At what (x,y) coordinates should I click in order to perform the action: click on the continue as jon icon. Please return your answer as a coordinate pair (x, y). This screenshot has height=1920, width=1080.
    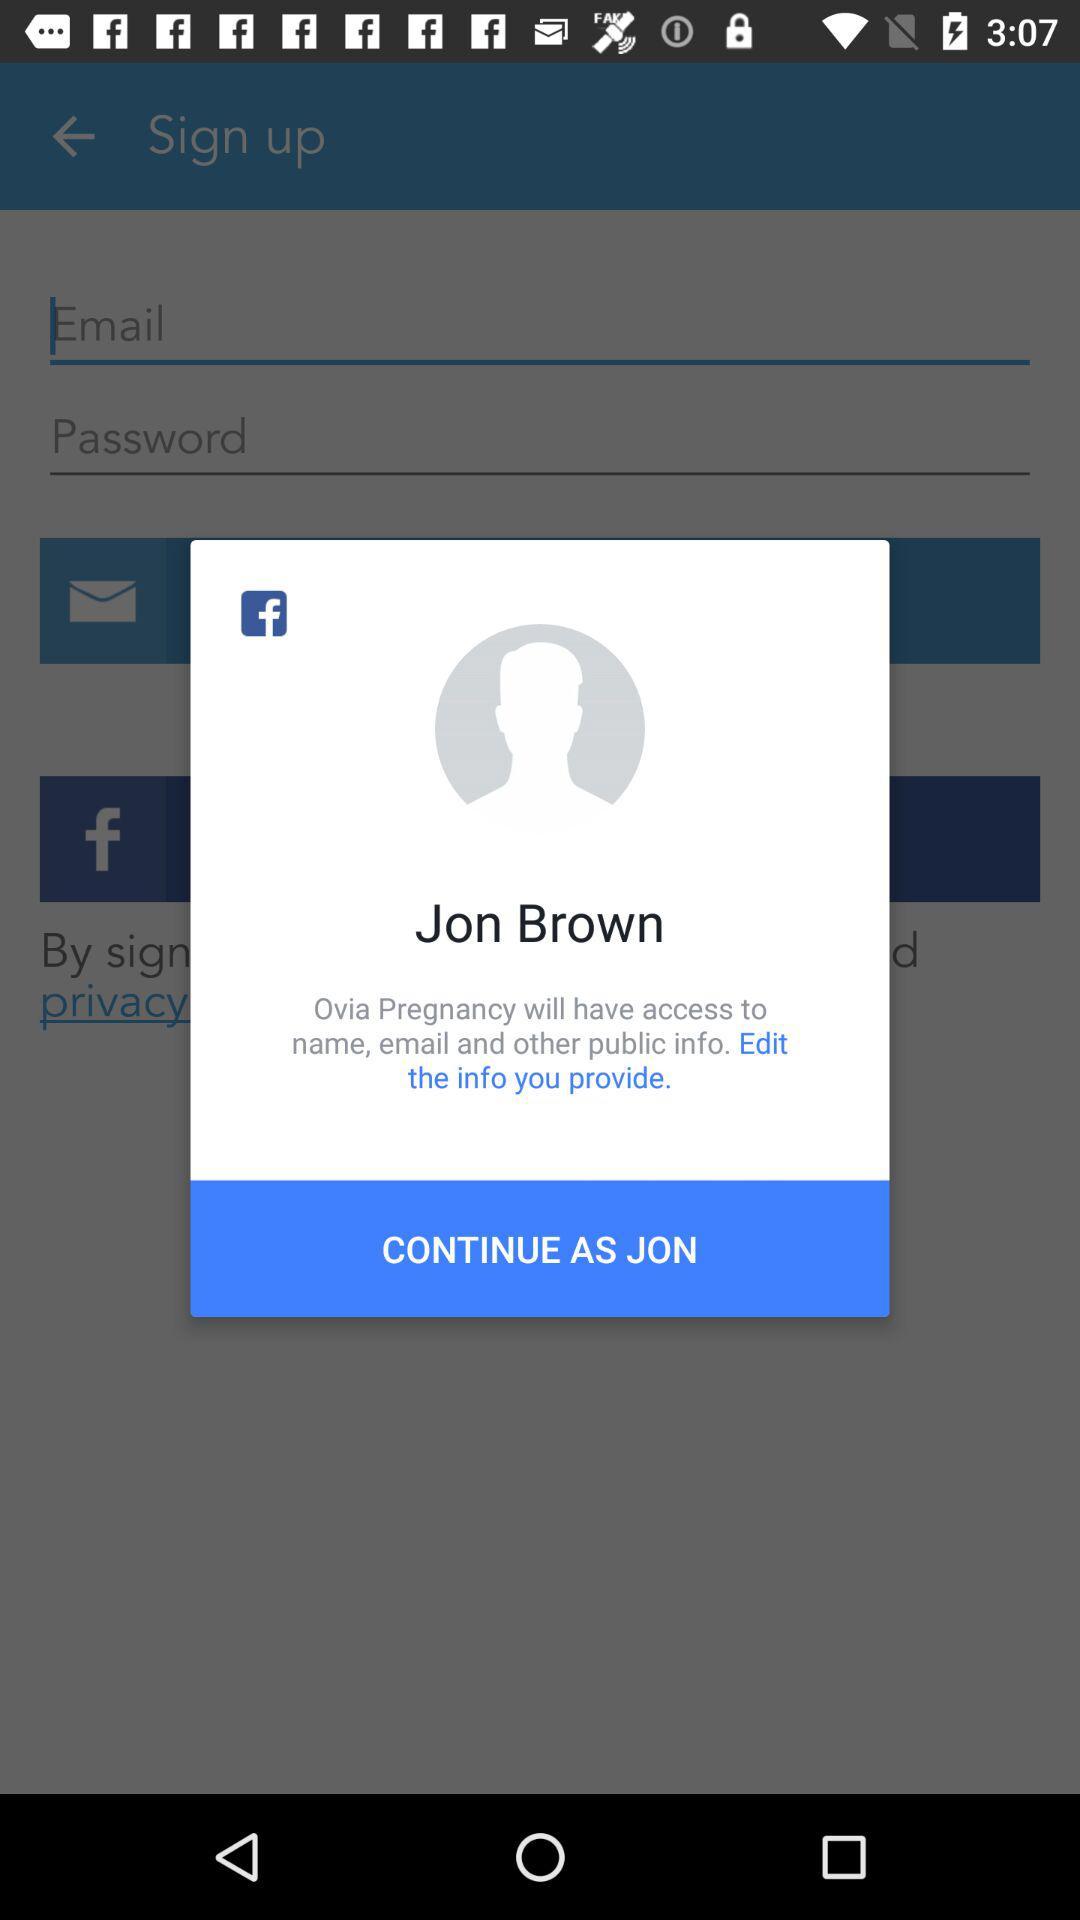
    Looking at the image, I should click on (540, 1247).